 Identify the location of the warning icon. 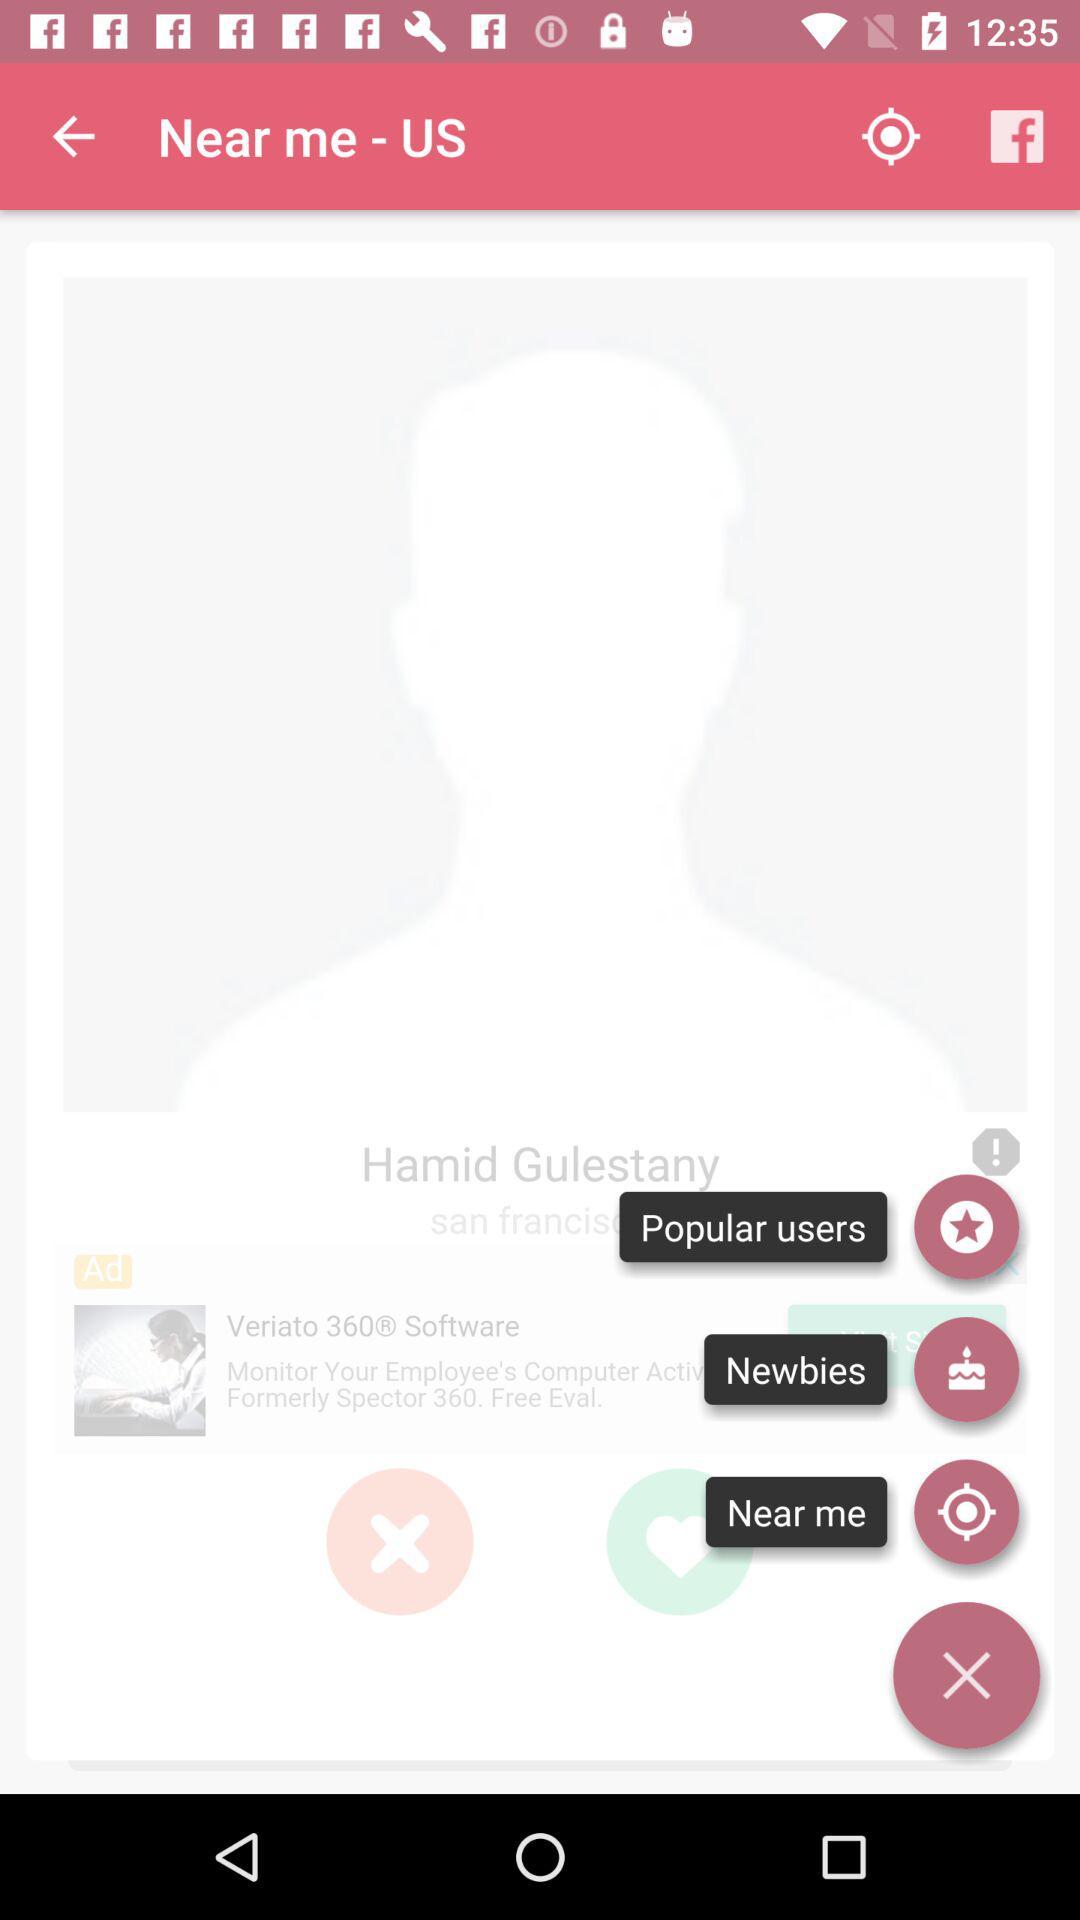
(995, 1152).